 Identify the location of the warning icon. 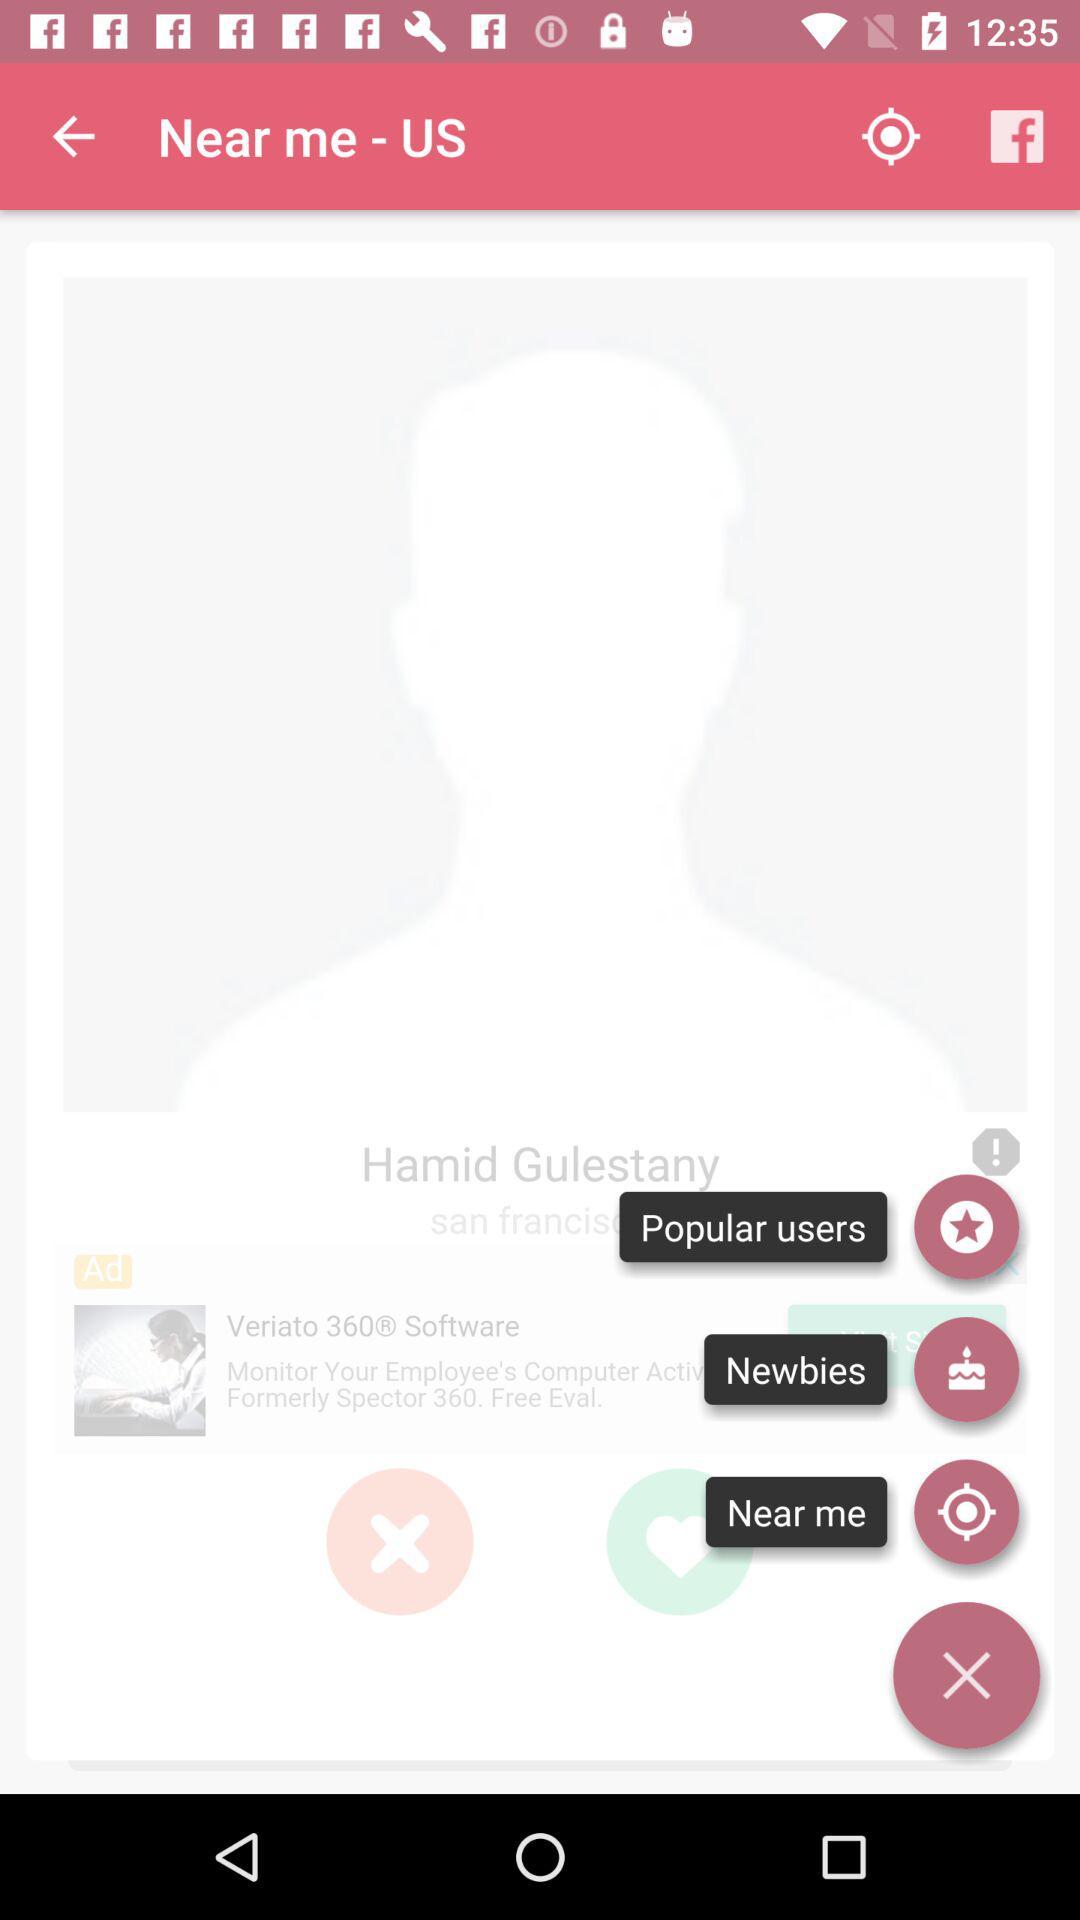
(995, 1152).